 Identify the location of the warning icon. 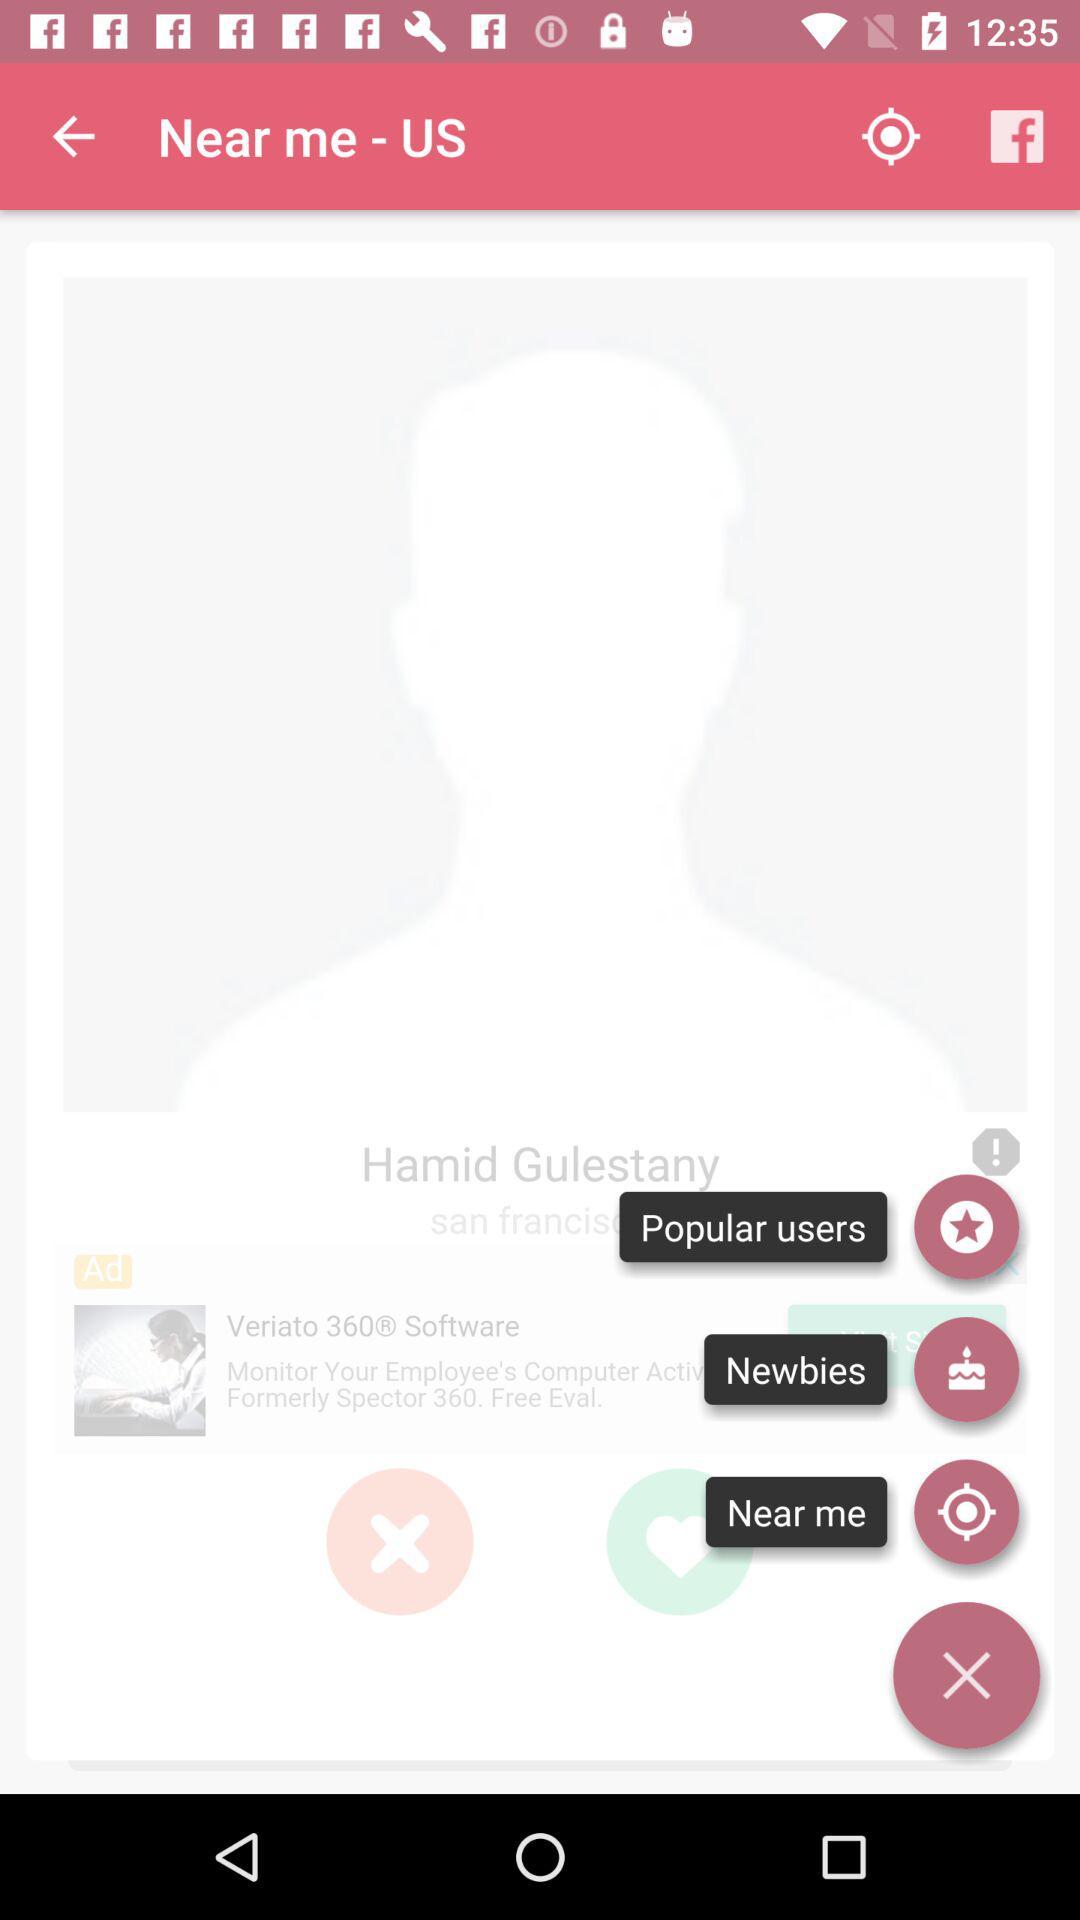
(995, 1152).